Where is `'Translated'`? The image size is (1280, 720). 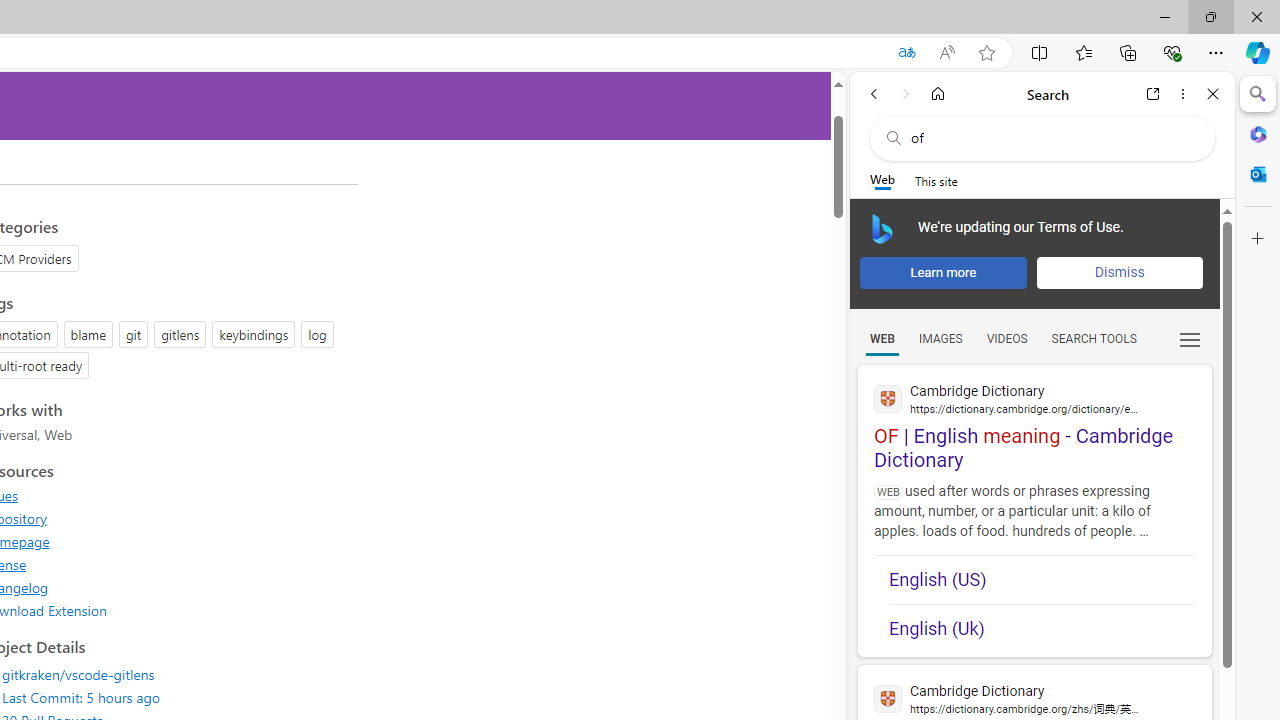 'Translated' is located at coordinates (905, 52).